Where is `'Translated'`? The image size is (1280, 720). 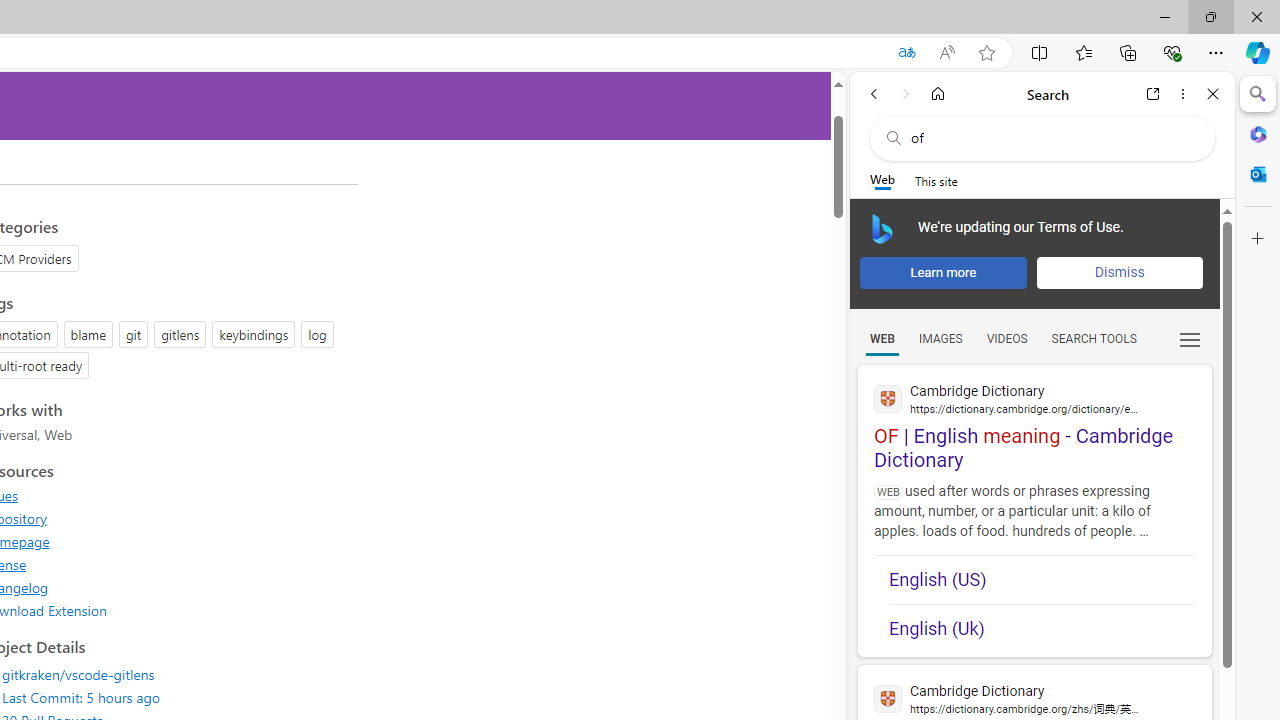 'Translated' is located at coordinates (905, 52).